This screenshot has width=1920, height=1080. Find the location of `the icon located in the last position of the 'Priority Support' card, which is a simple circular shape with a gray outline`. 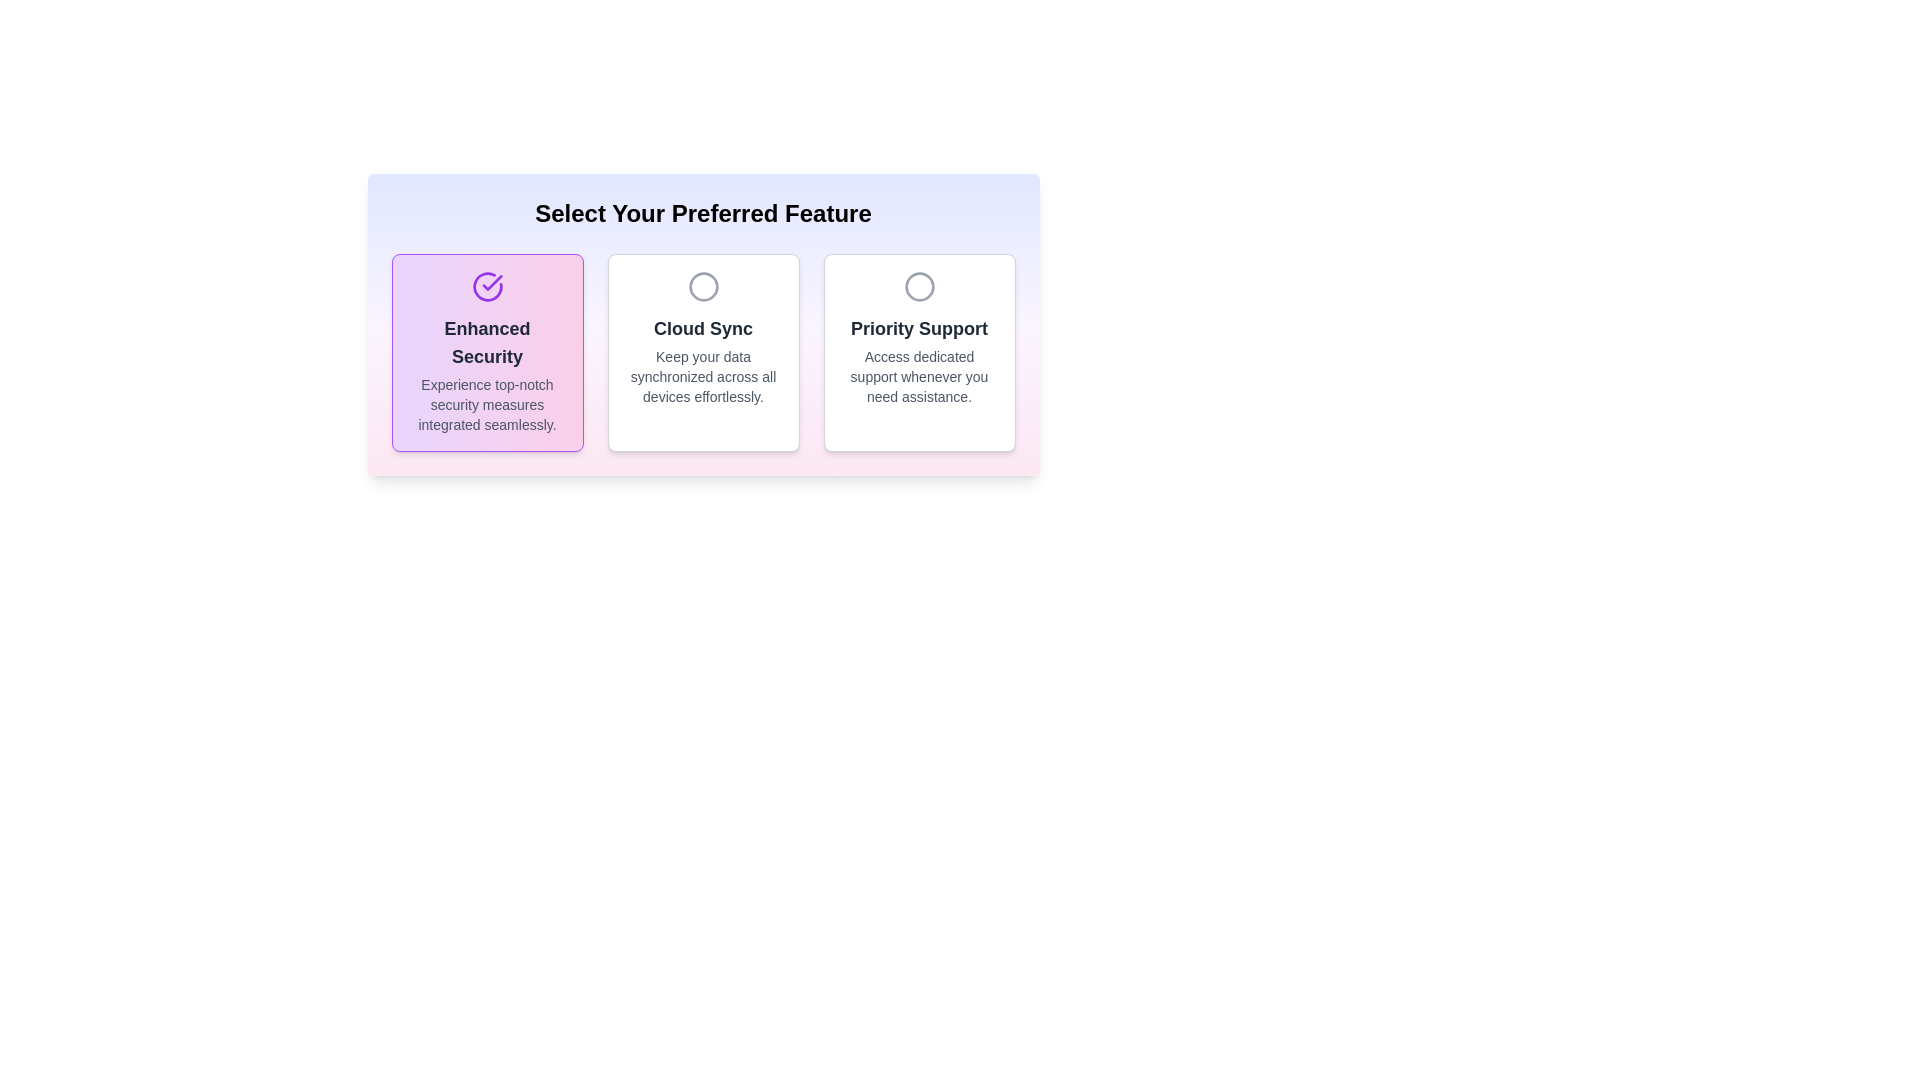

the icon located in the last position of the 'Priority Support' card, which is a simple circular shape with a gray outline is located at coordinates (918, 286).